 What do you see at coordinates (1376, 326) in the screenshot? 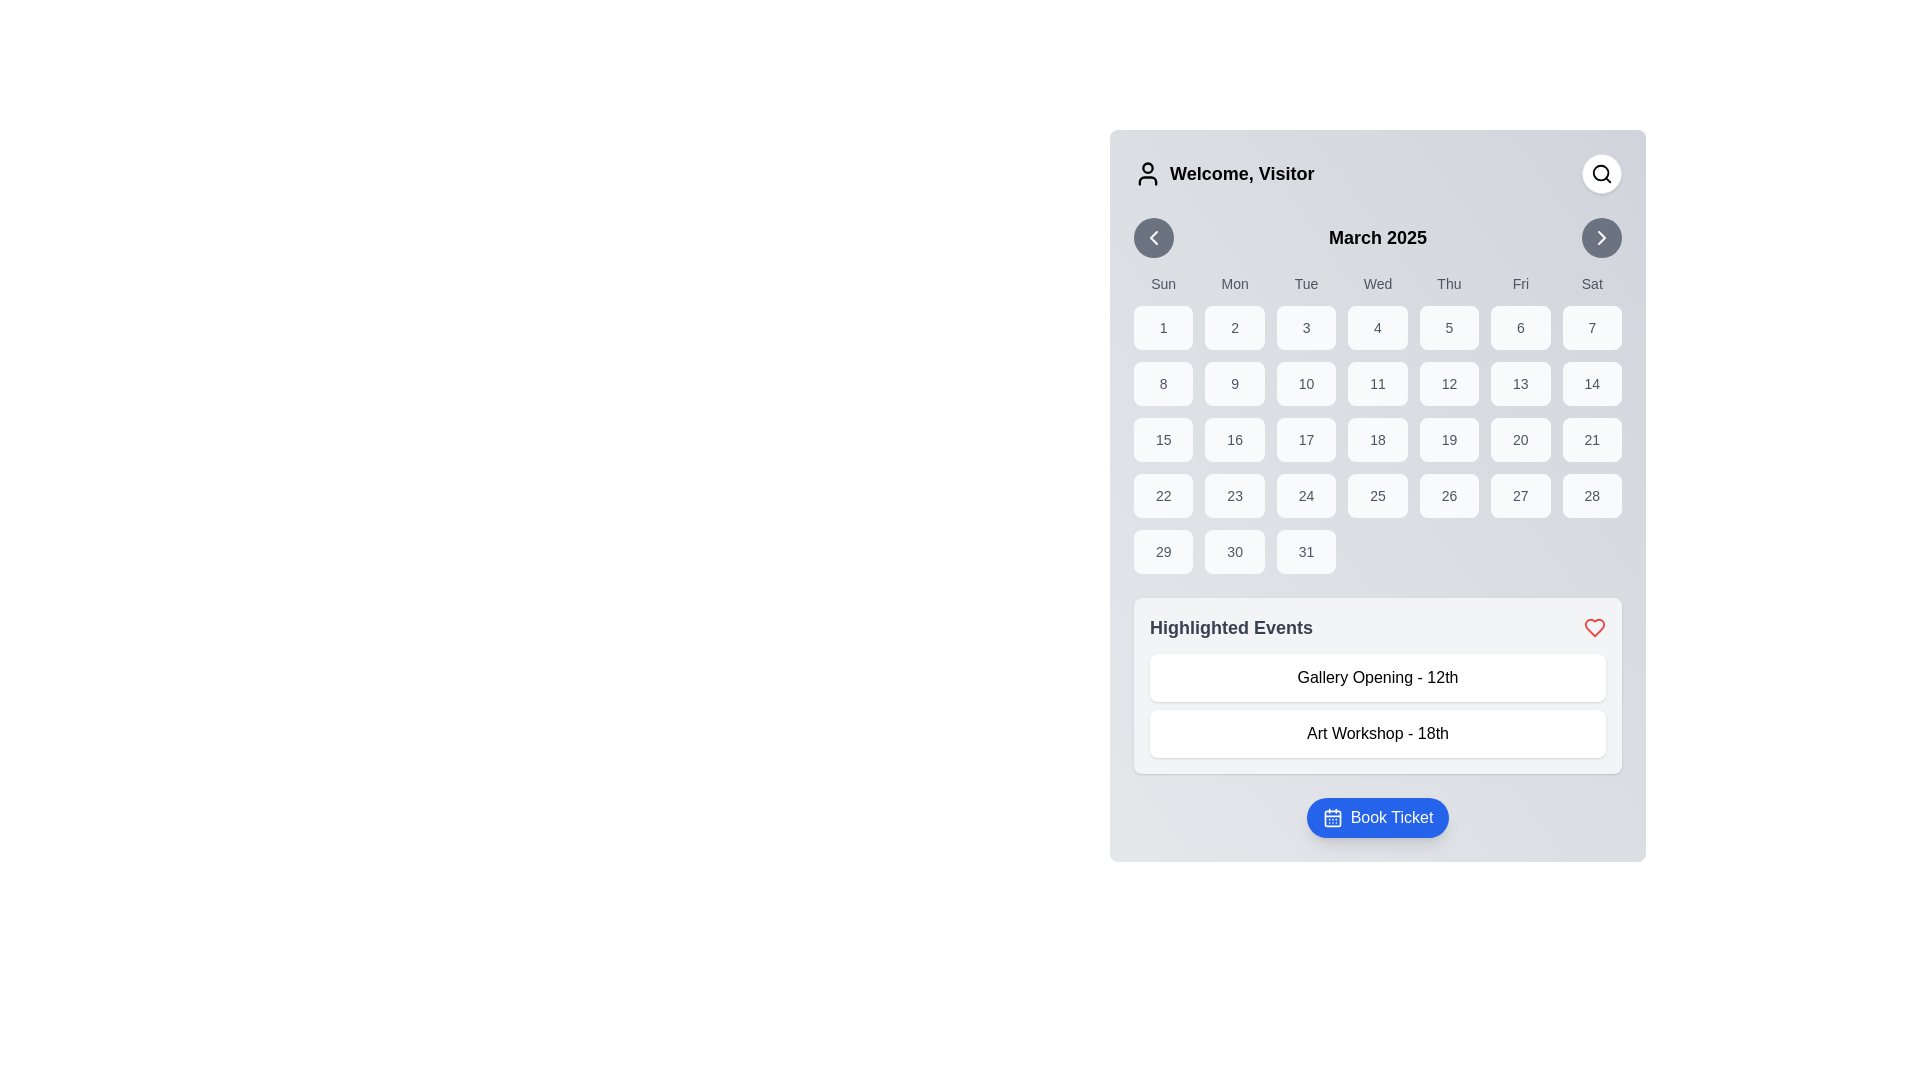
I see `the calendar day cell representing the date '4' in March 2025` at bounding box center [1376, 326].